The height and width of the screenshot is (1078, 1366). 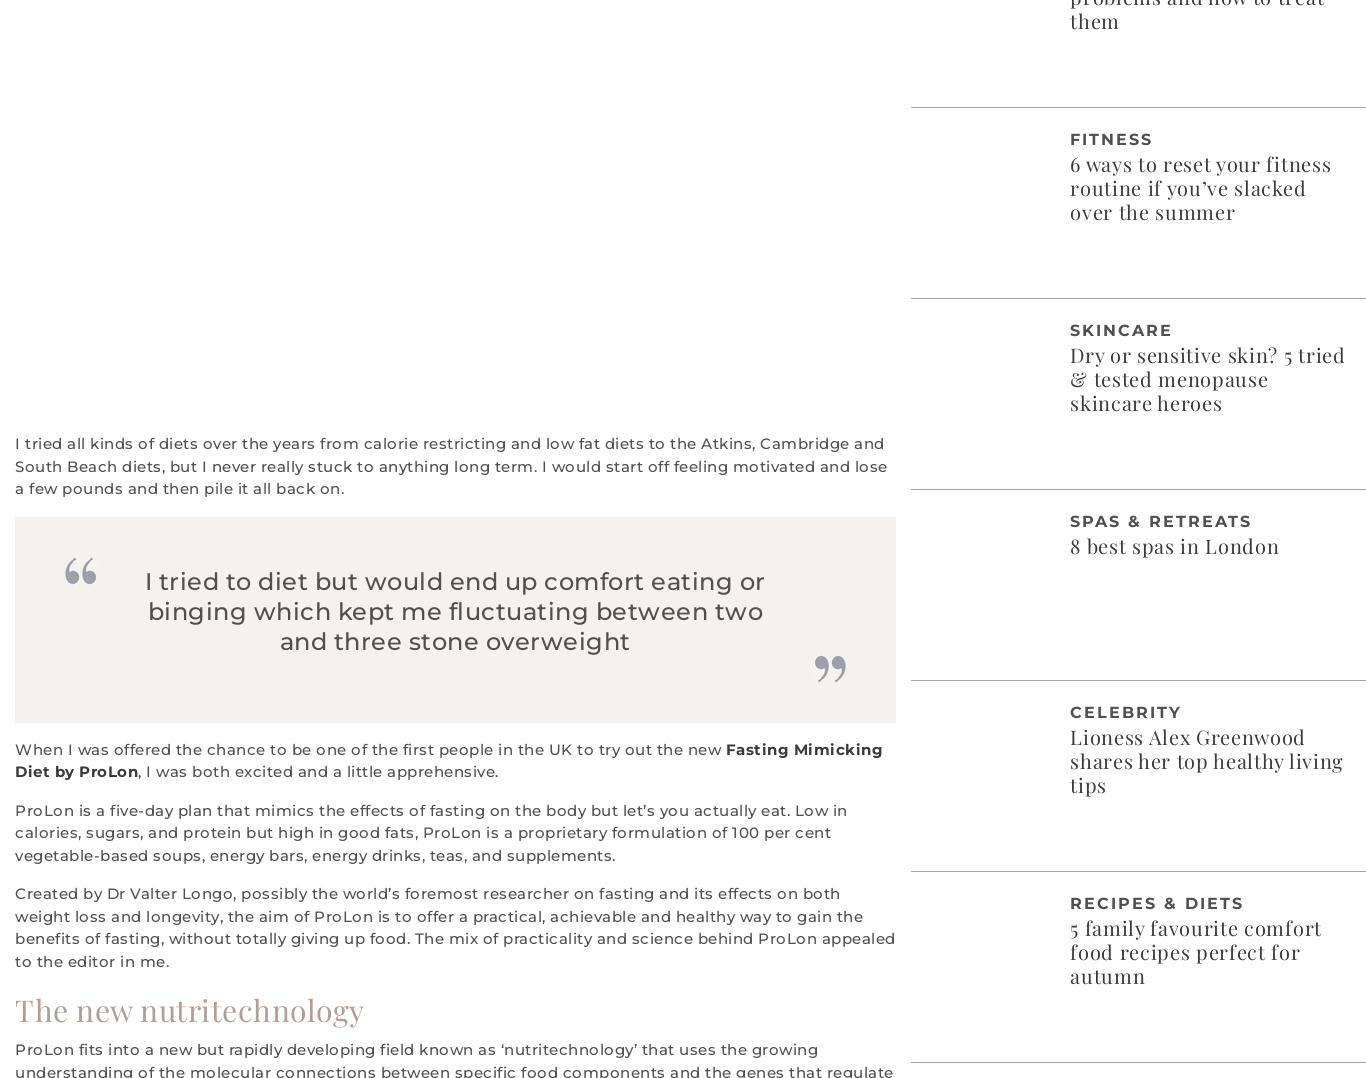 What do you see at coordinates (429, 832) in the screenshot?
I see `'ProLon is a five-day plan that mimics the effects of fasting on the body but let’s you actually eat. Low in calories, sugars, and protein but high in good fats, ProLon is a proprietary formulation of 100 per cent vegetable-based soups, energy bars, energy drinks, teas, and supplements.'` at bounding box center [429, 832].